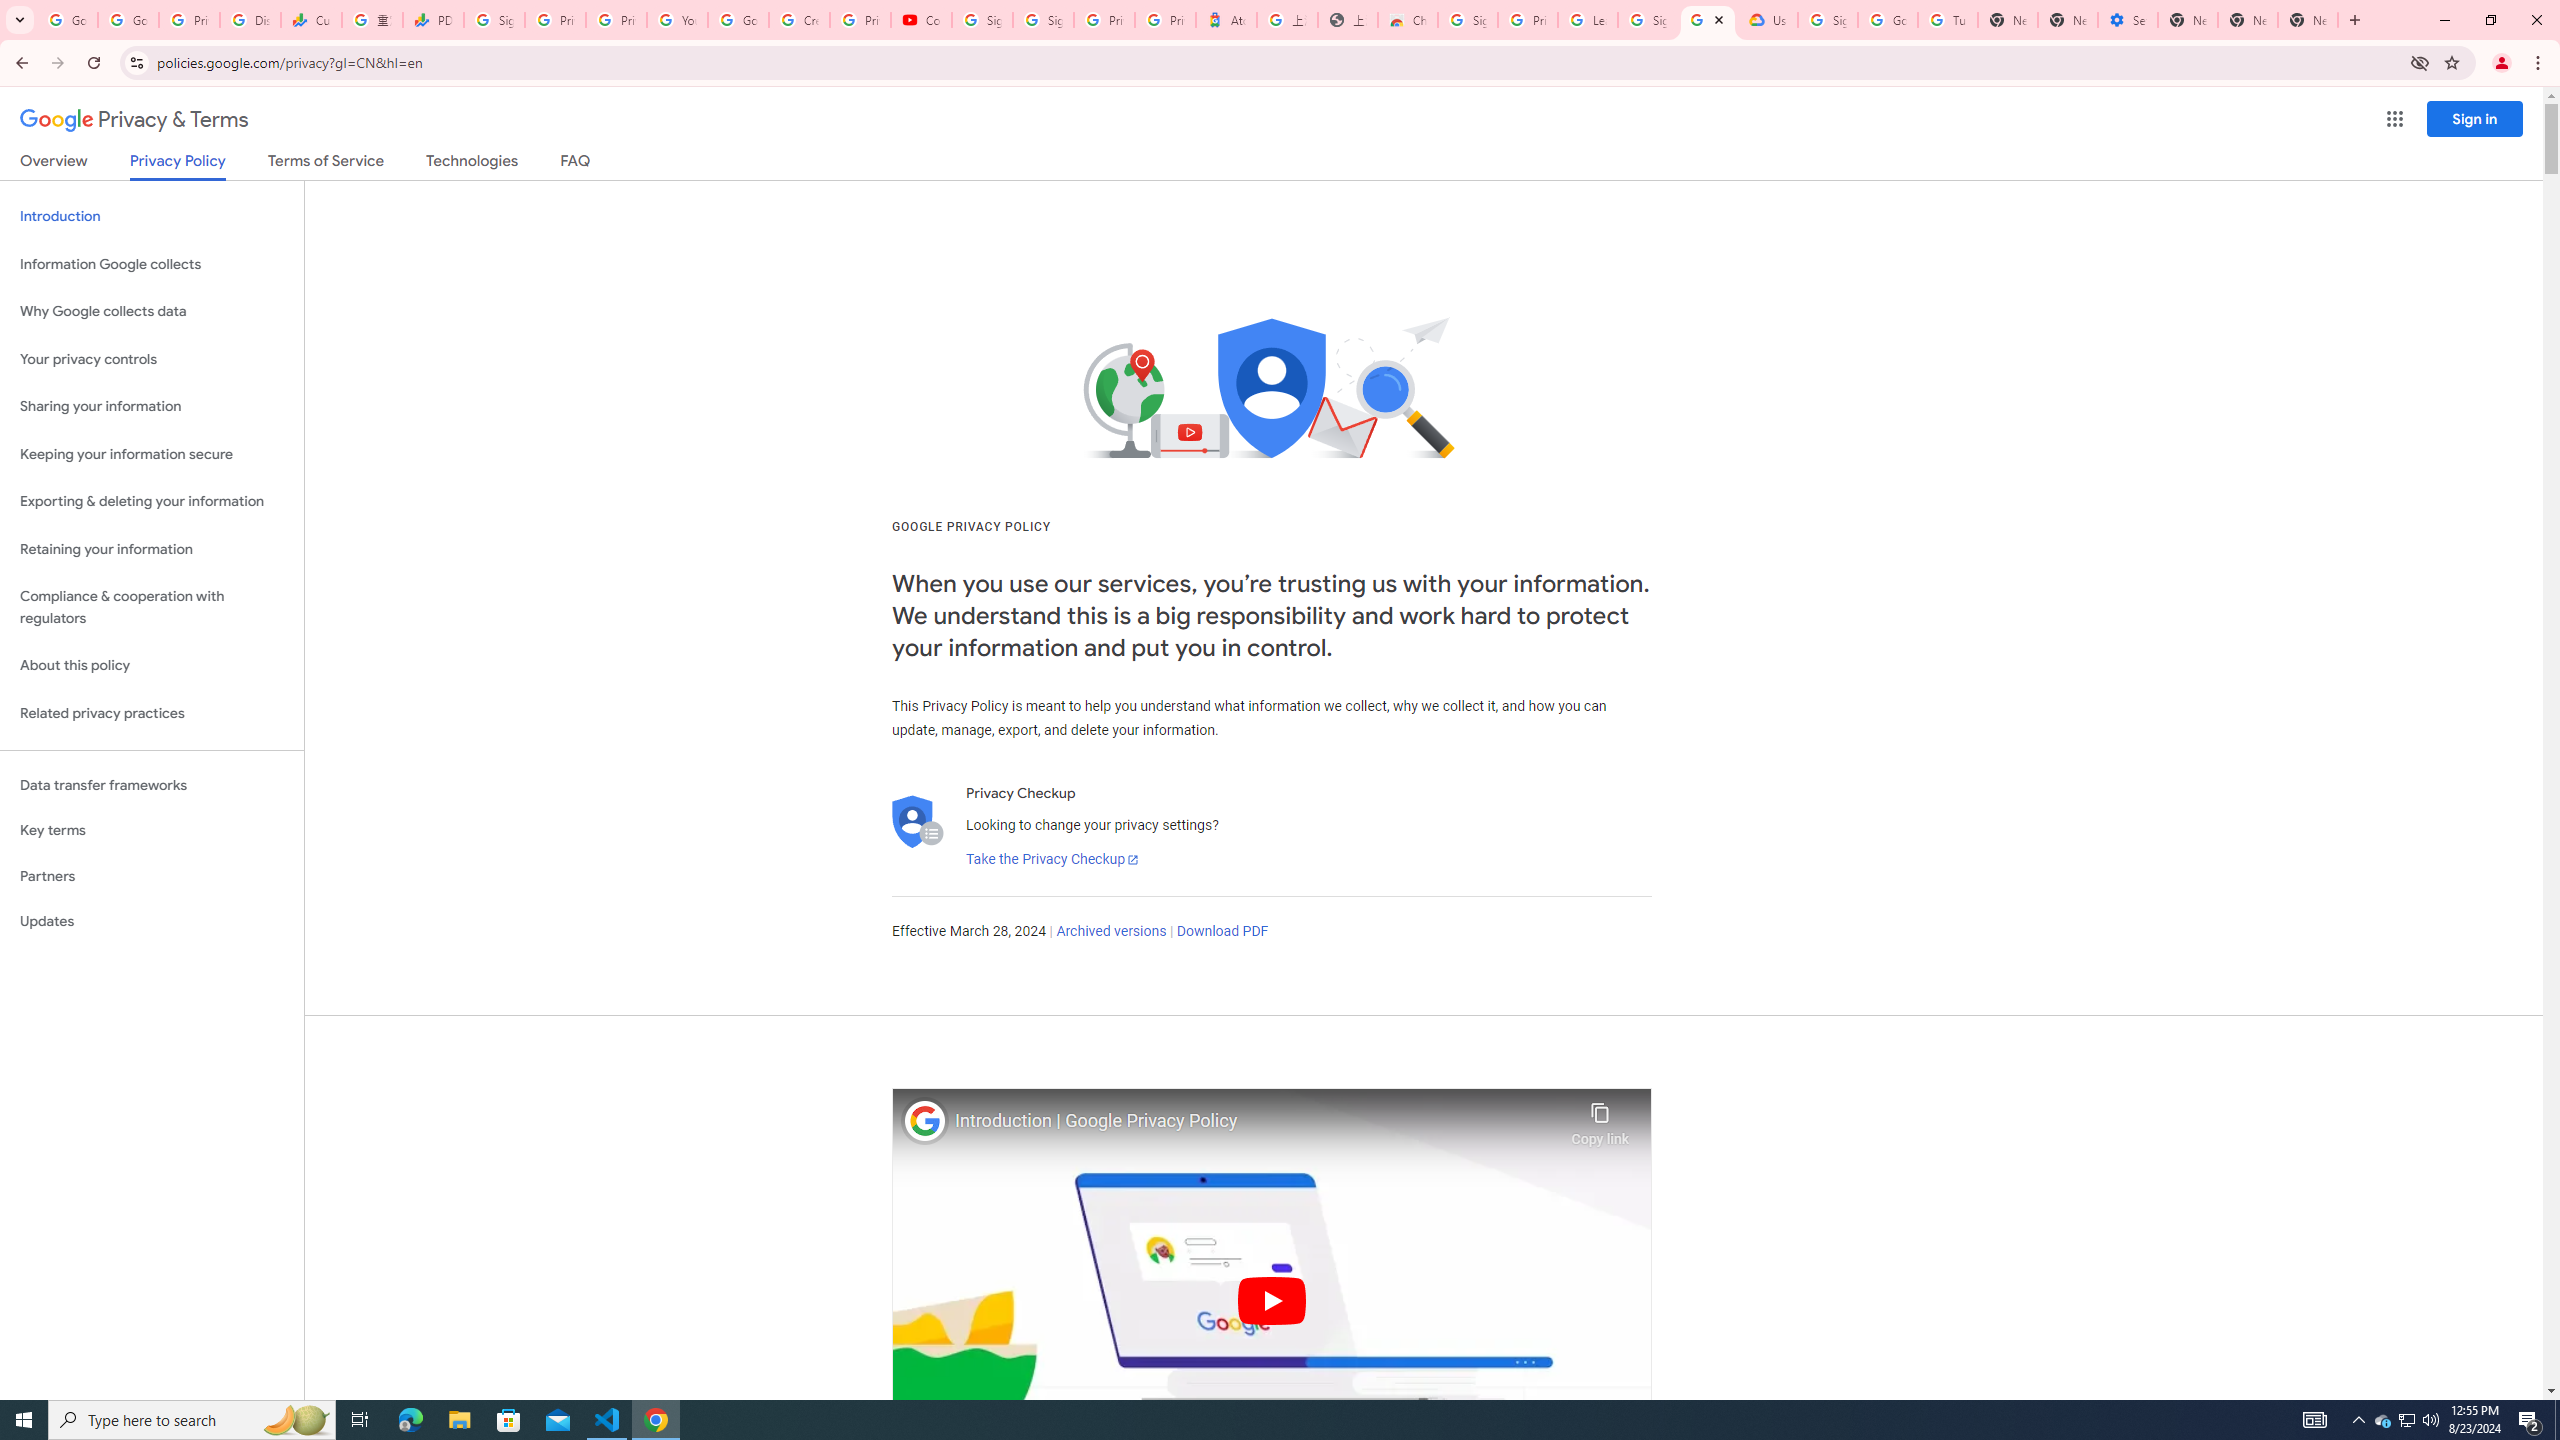 This screenshot has height=1440, width=2560. I want to click on 'Settings - Addresses and more', so click(2127, 19).